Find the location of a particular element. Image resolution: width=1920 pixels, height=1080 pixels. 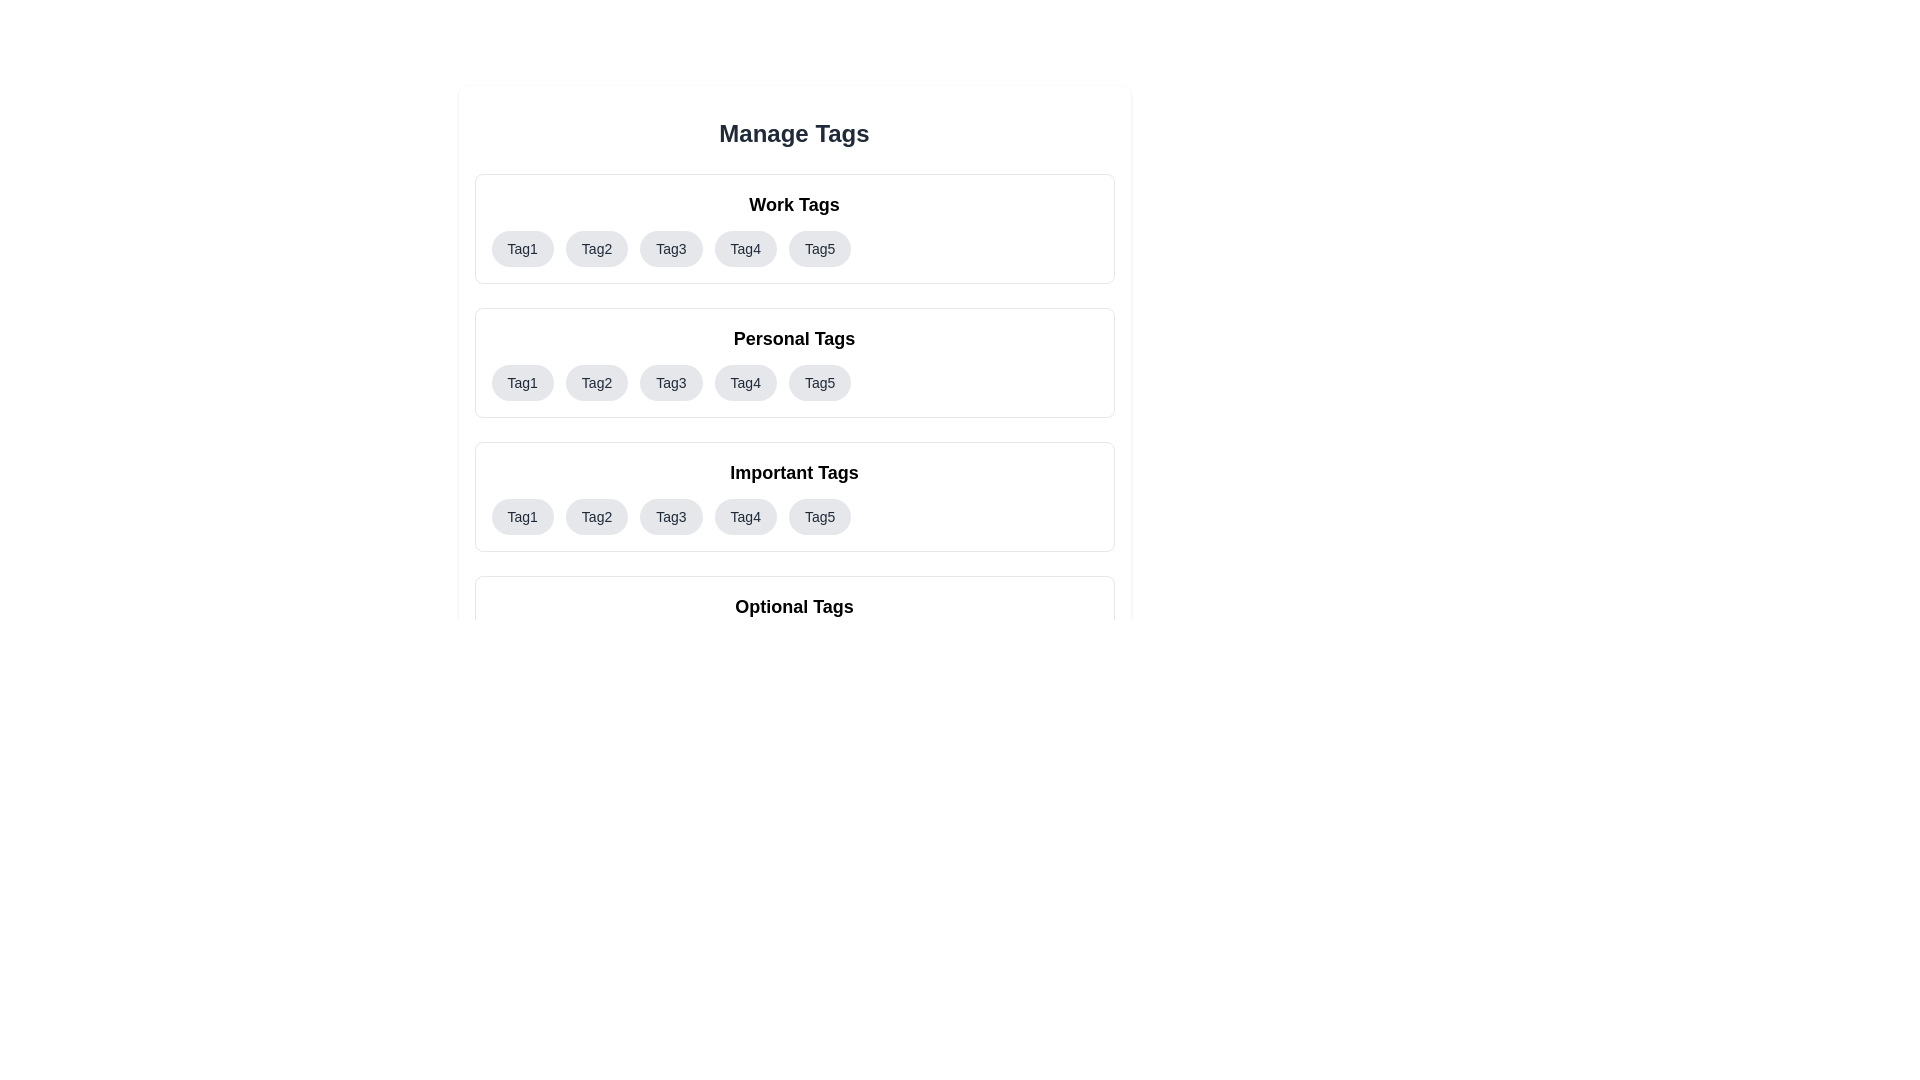

the 'Tag1' button, which is a pill-shaped button with a light gray background and medium-gray text, located in the 'Important Tags' section is located at coordinates (522, 515).